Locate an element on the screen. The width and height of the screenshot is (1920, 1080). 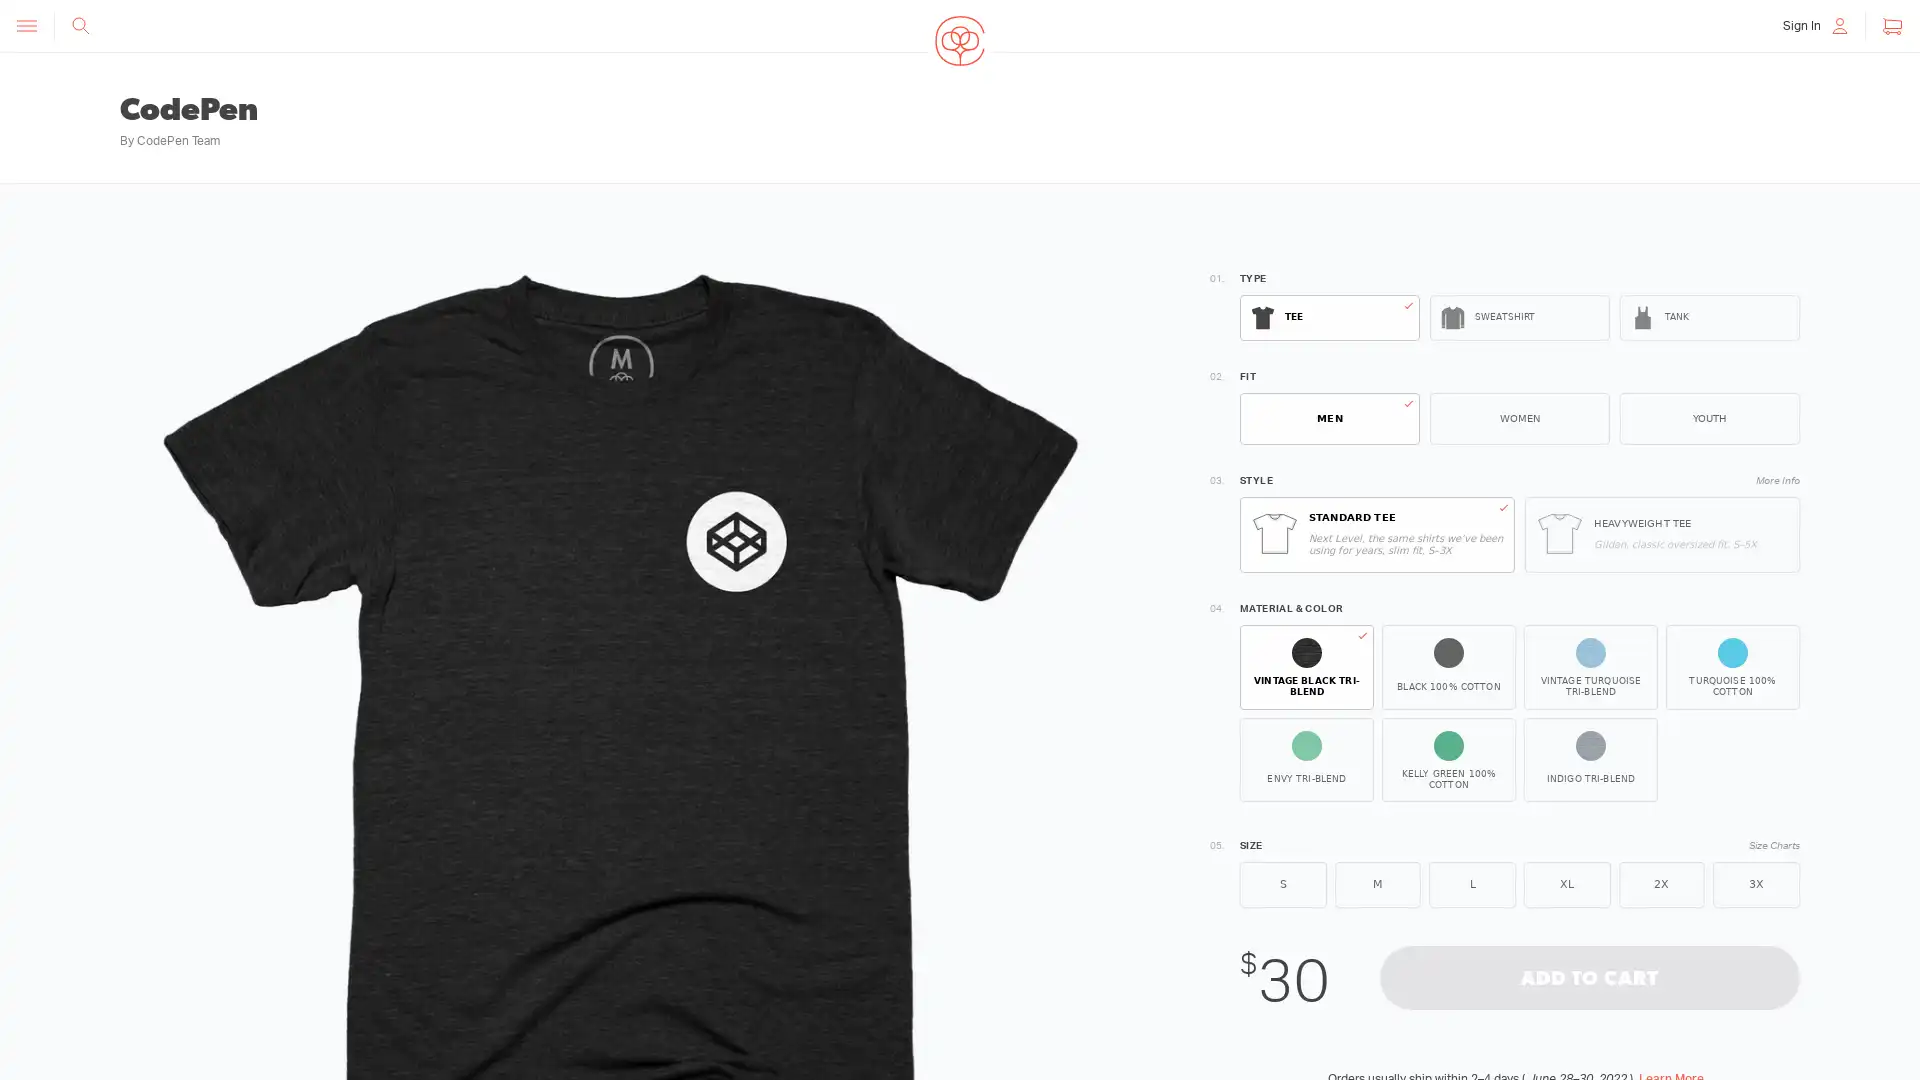
VINTAGE BLACK TRI-BLEND is located at coordinates (1306, 667).